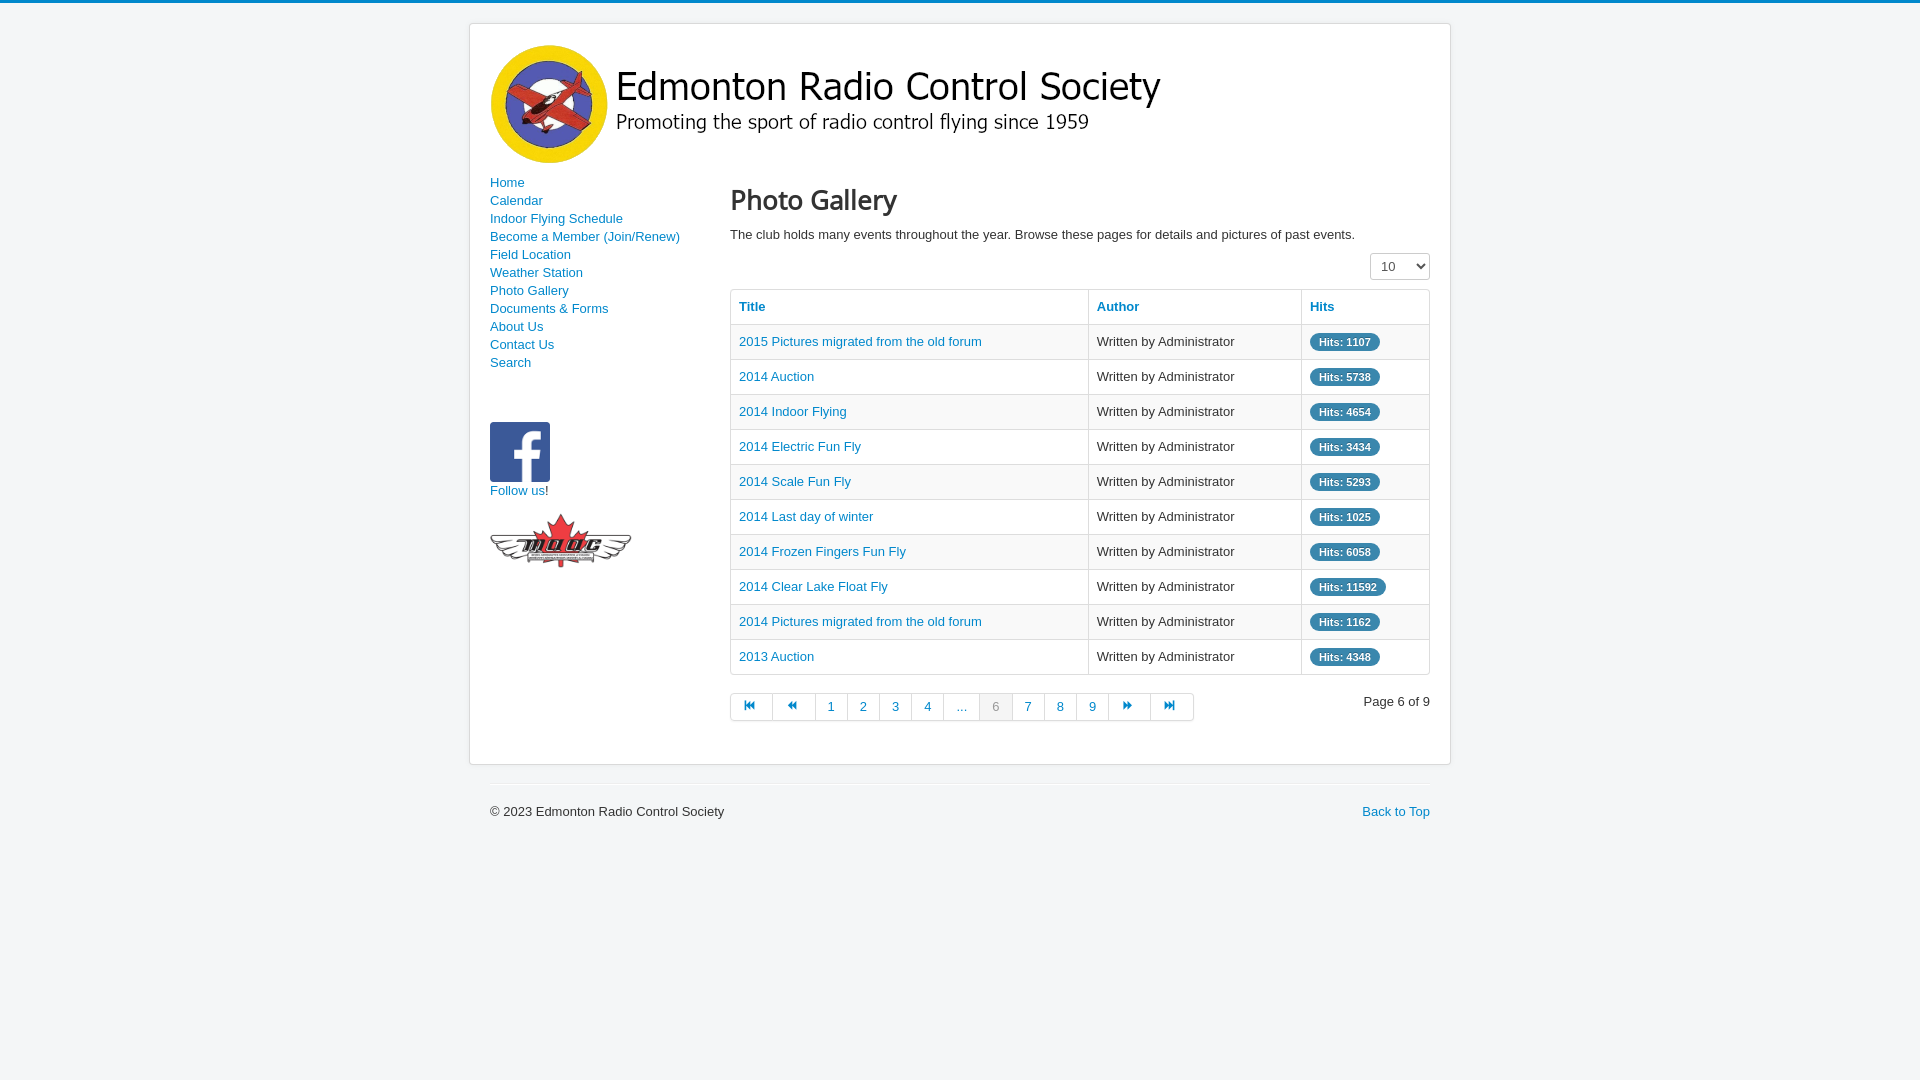 This screenshot has height=1080, width=1920. Describe the element at coordinates (1171, 705) in the screenshot. I see `'End'` at that location.